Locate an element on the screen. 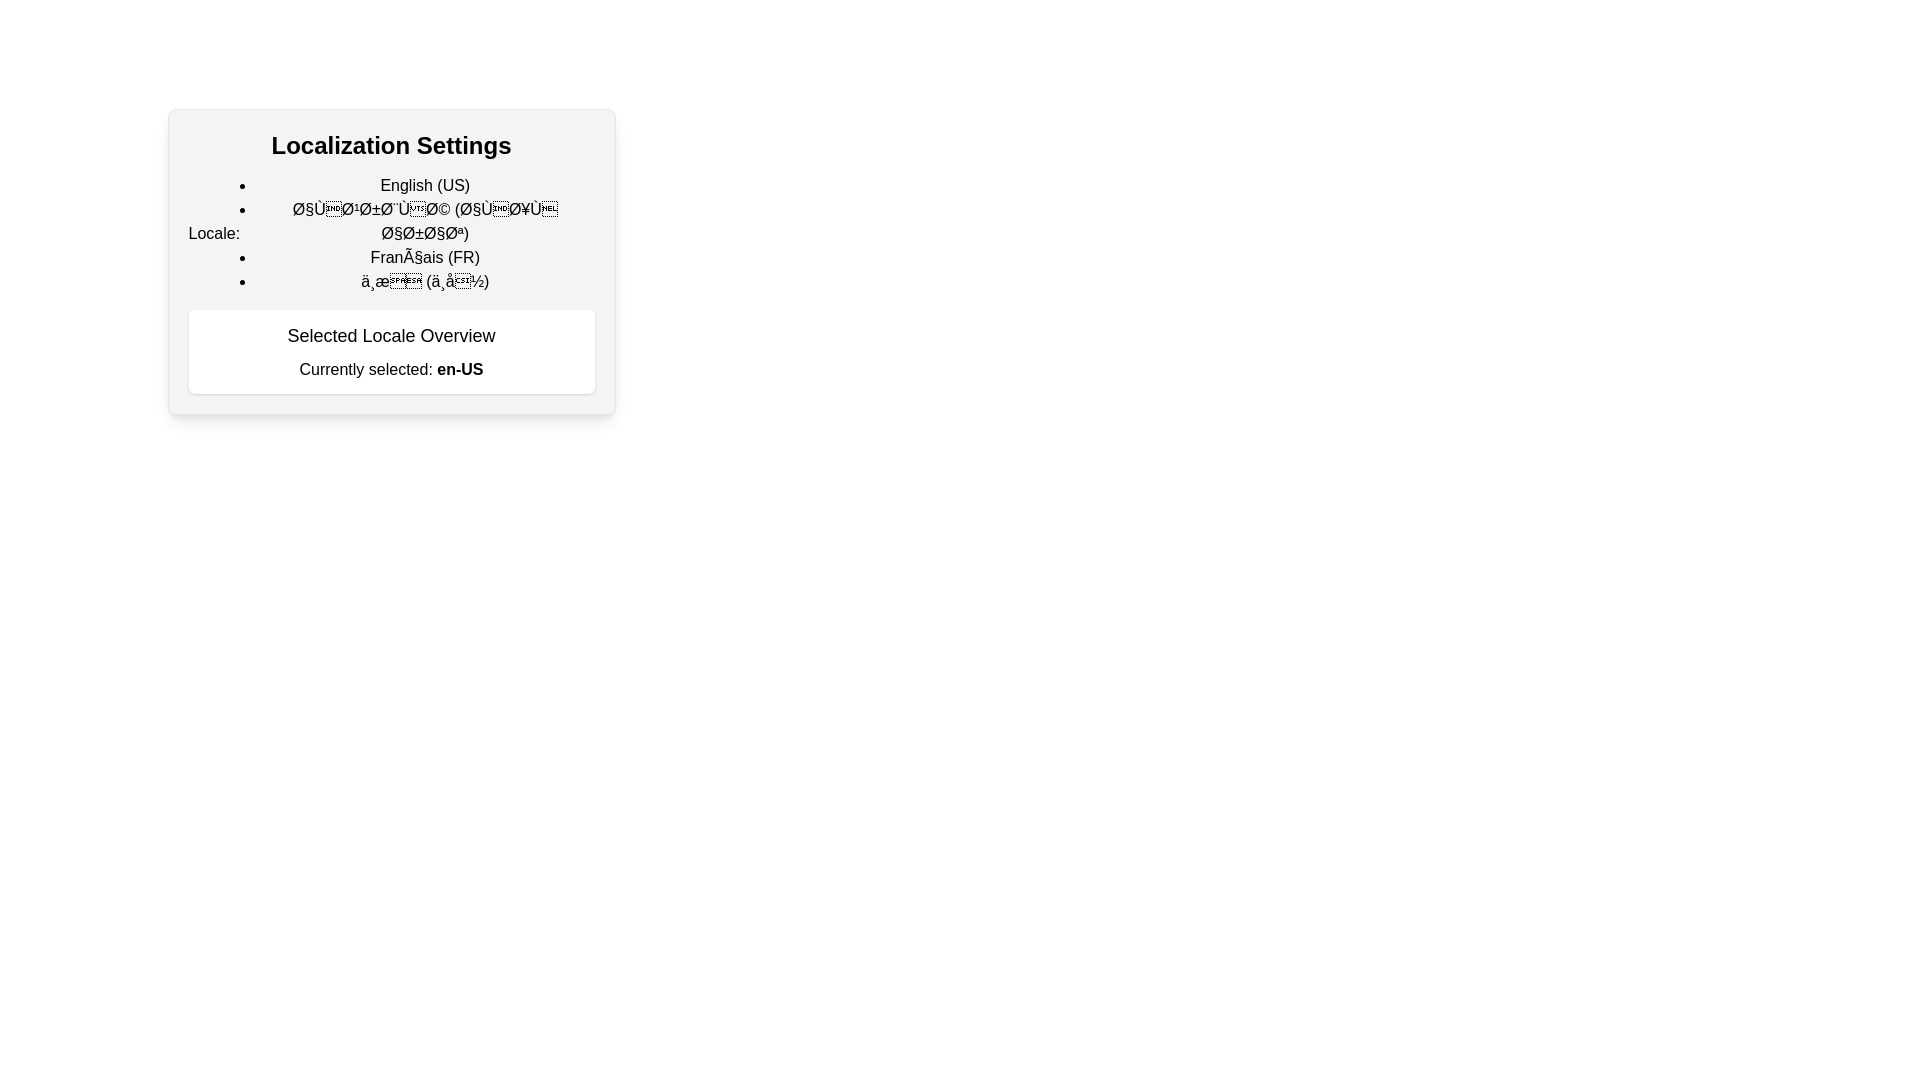 The width and height of the screenshot is (1920, 1080). the language option in the 'Localization Settings' section, specifically within the 'Locale:' subsection, which displays selectable language options like 'English (US)' and 'Français (FR)' is located at coordinates (424, 233).